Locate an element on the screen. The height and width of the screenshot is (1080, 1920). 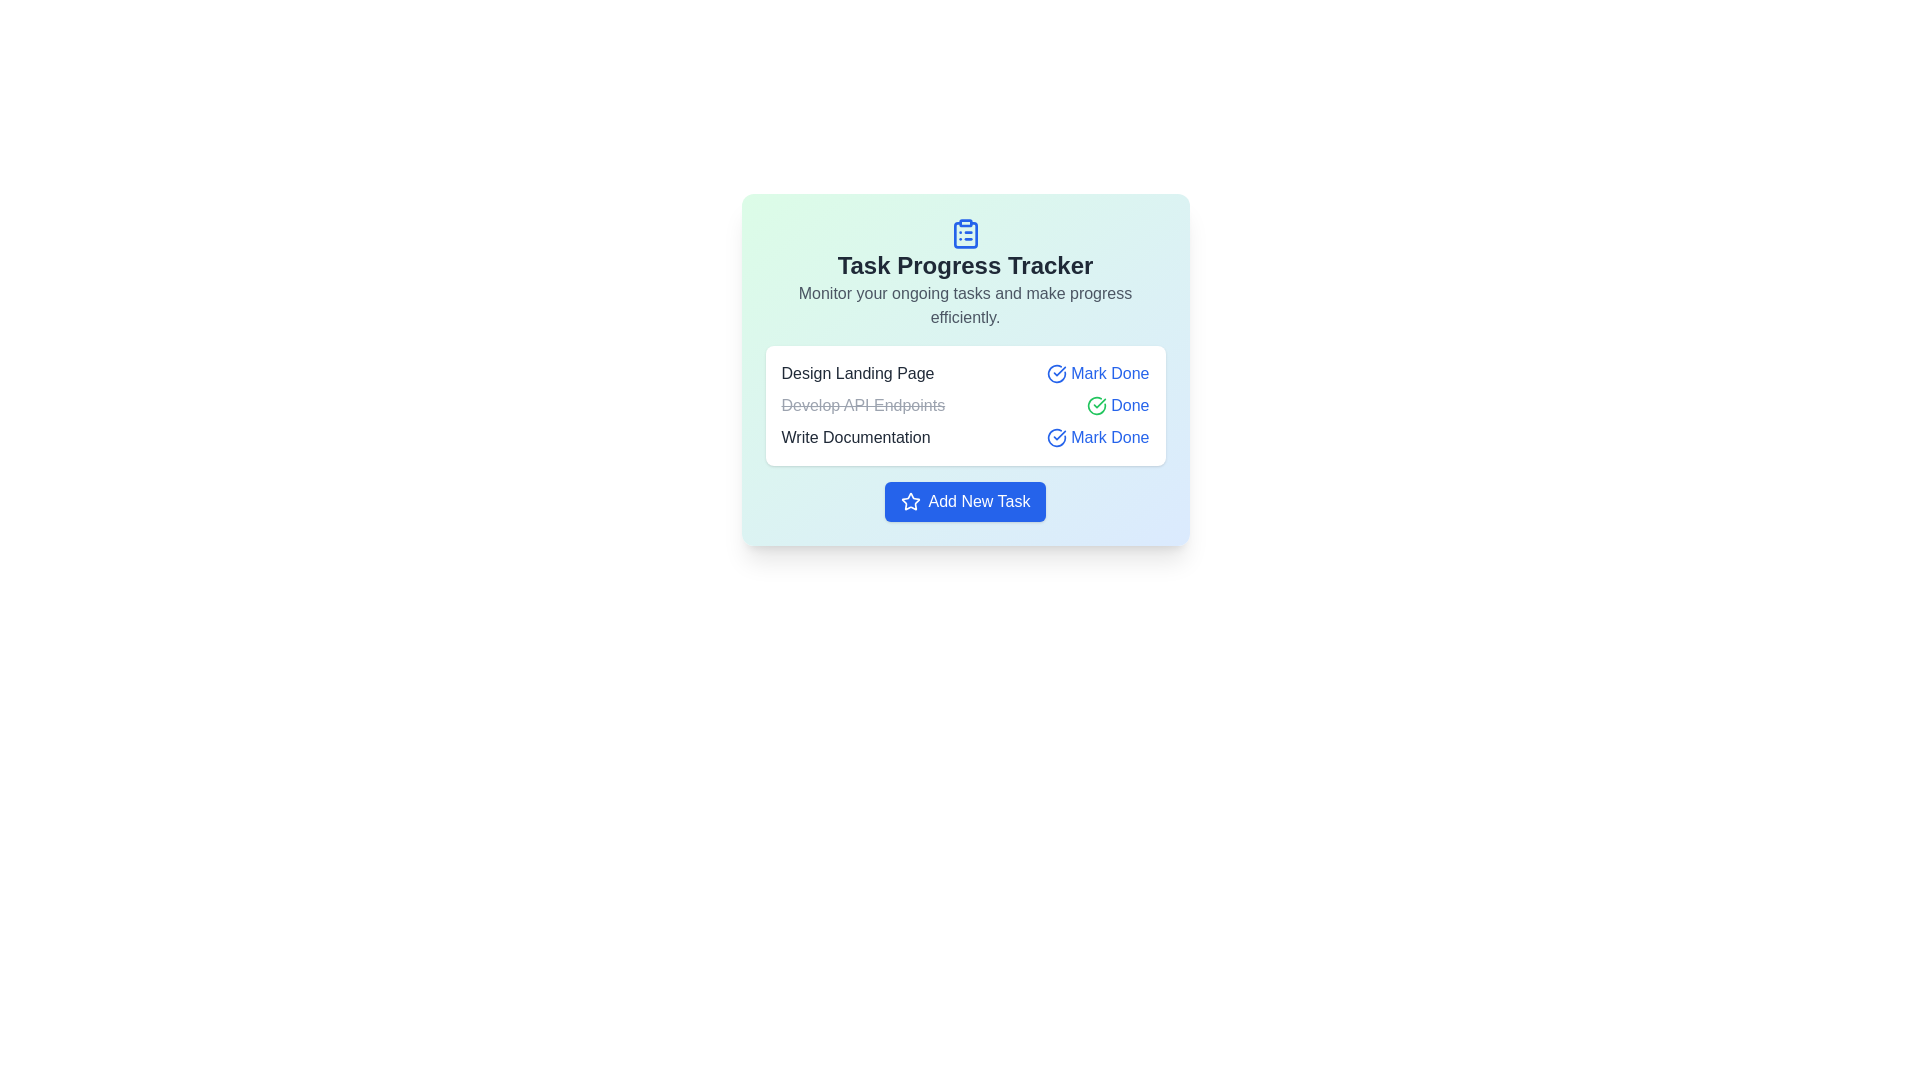
task name from the first task entry in the task tracking interface, which includes a textual description and an action button for marking the task as complete is located at coordinates (965, 374).